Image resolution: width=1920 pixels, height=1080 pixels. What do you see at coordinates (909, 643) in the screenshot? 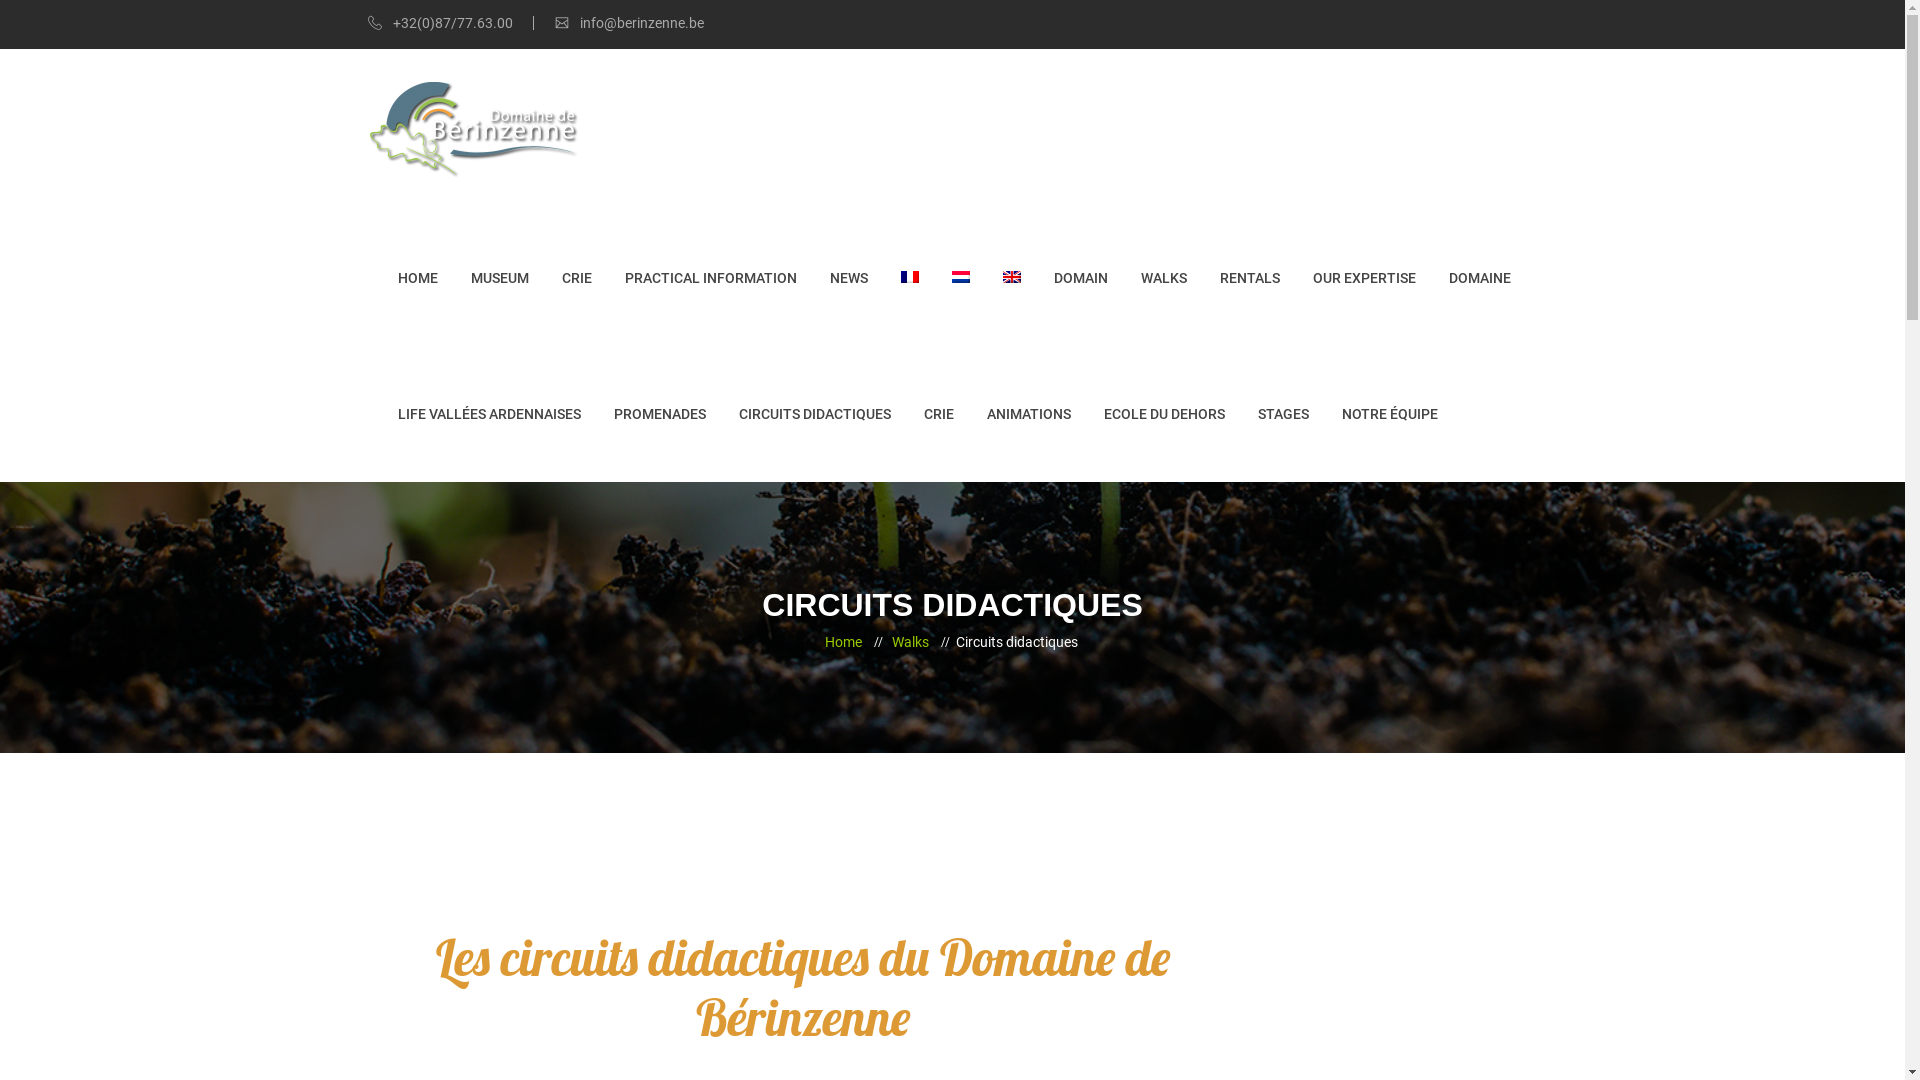
I see `'Walks'` at bounding box center [909, 643].